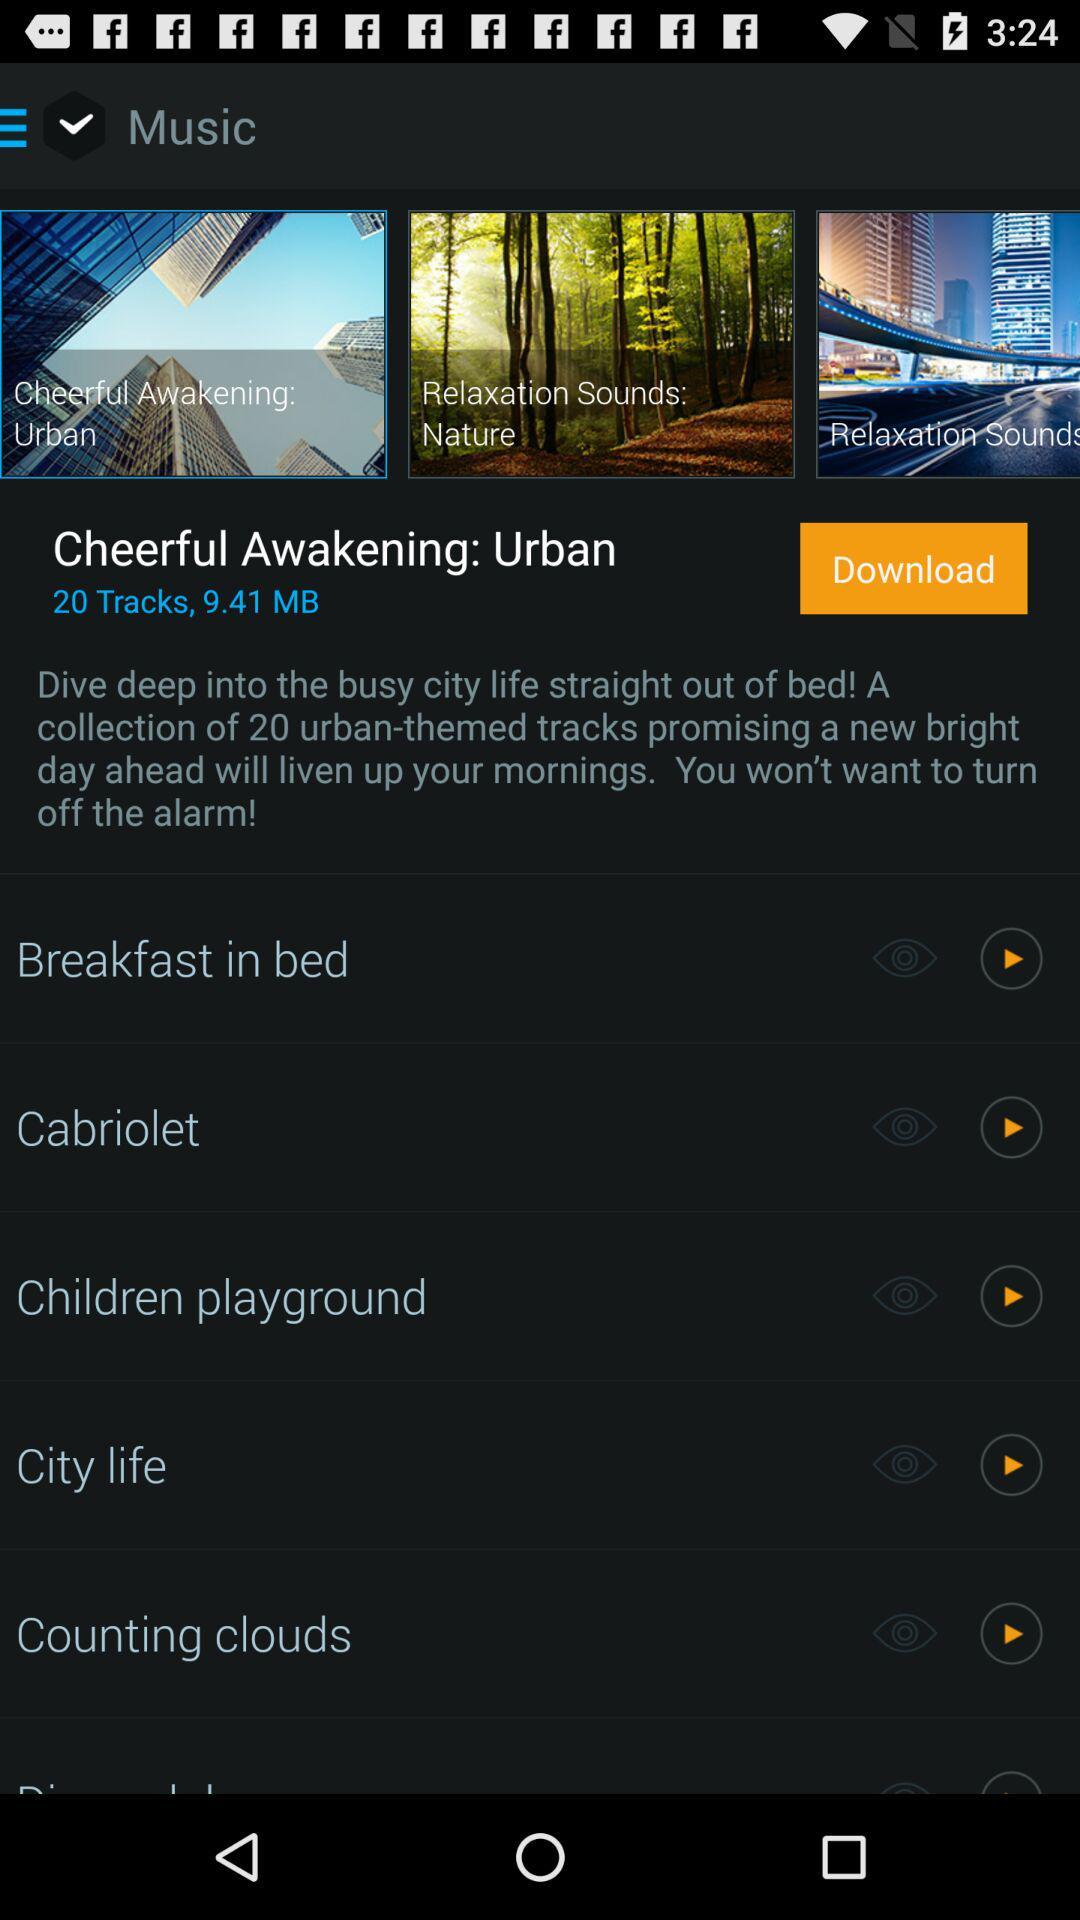 The image size is (1080, 1920). Describe the element at coordinates (432, 1781) in the screenshot. I see `disco club item` at that location.